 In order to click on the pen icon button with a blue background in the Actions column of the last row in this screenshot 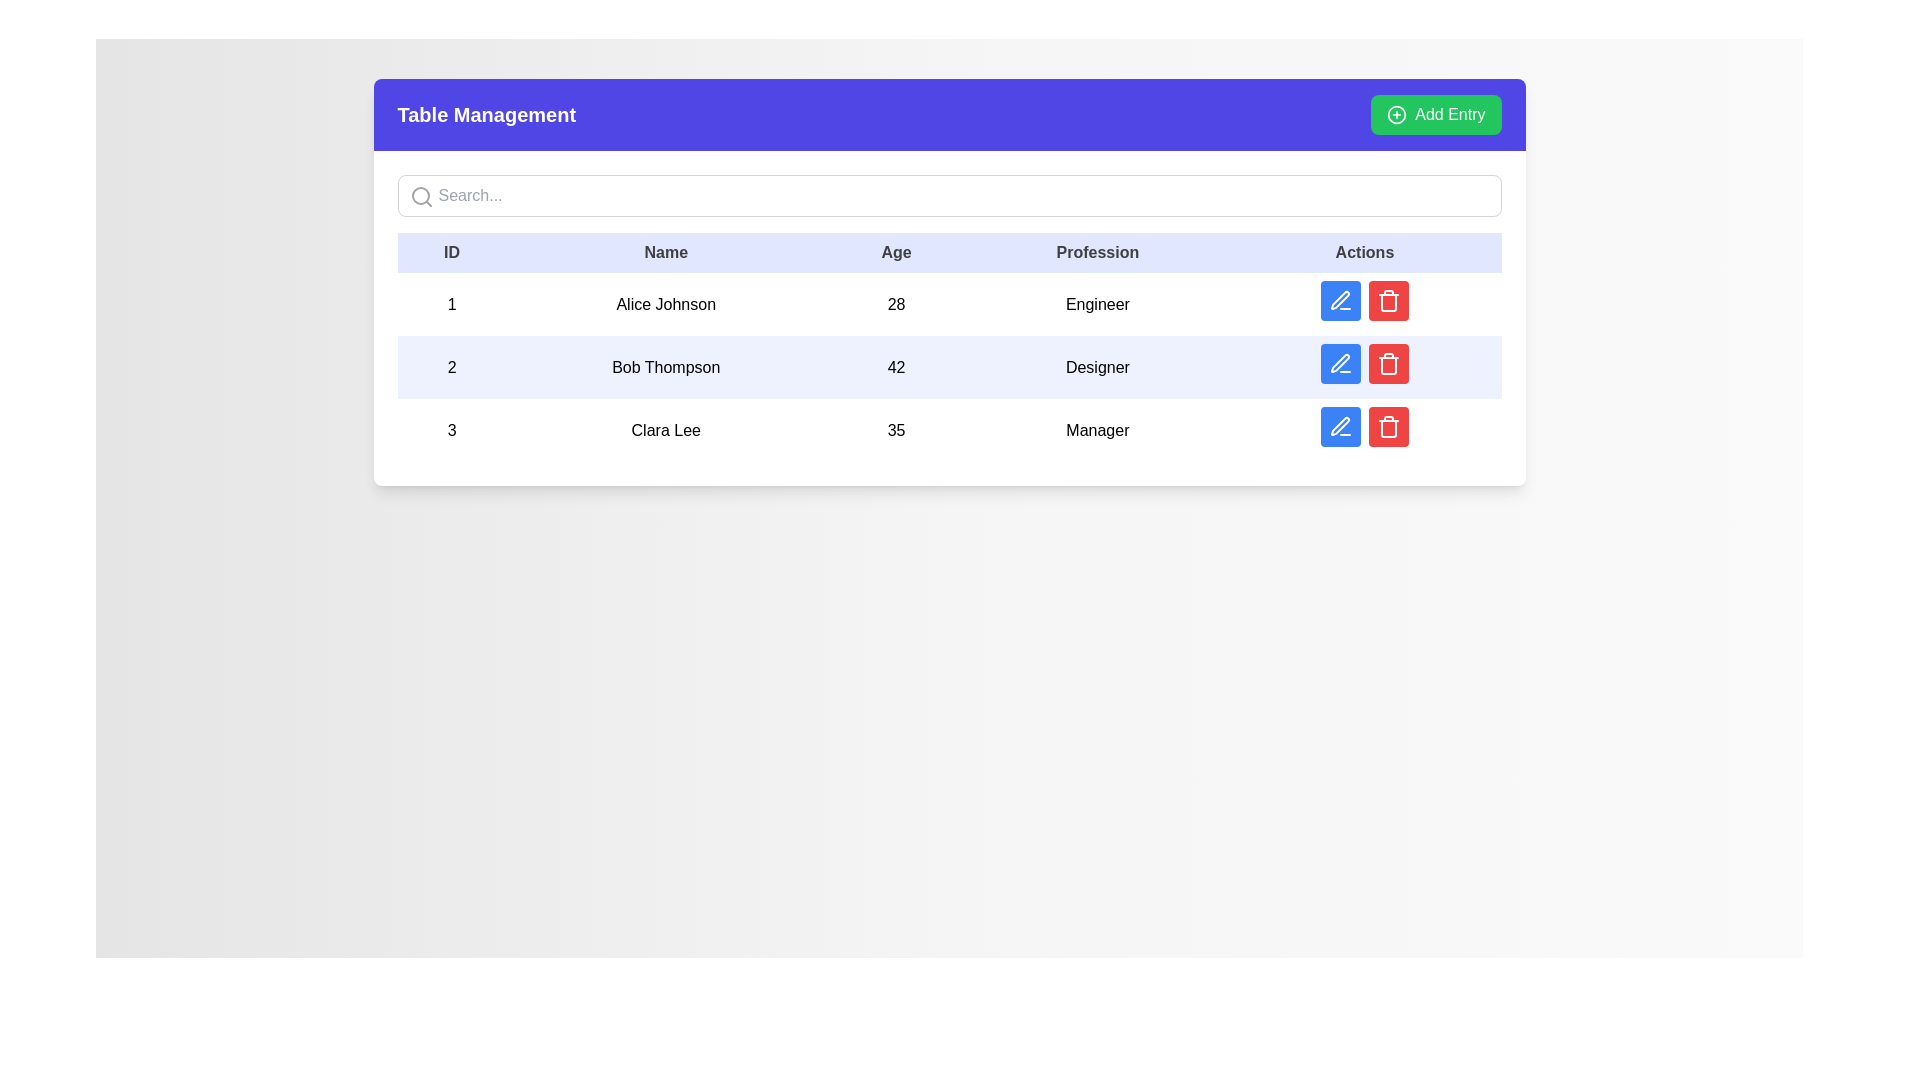, I will do `click(1340, 426)`.